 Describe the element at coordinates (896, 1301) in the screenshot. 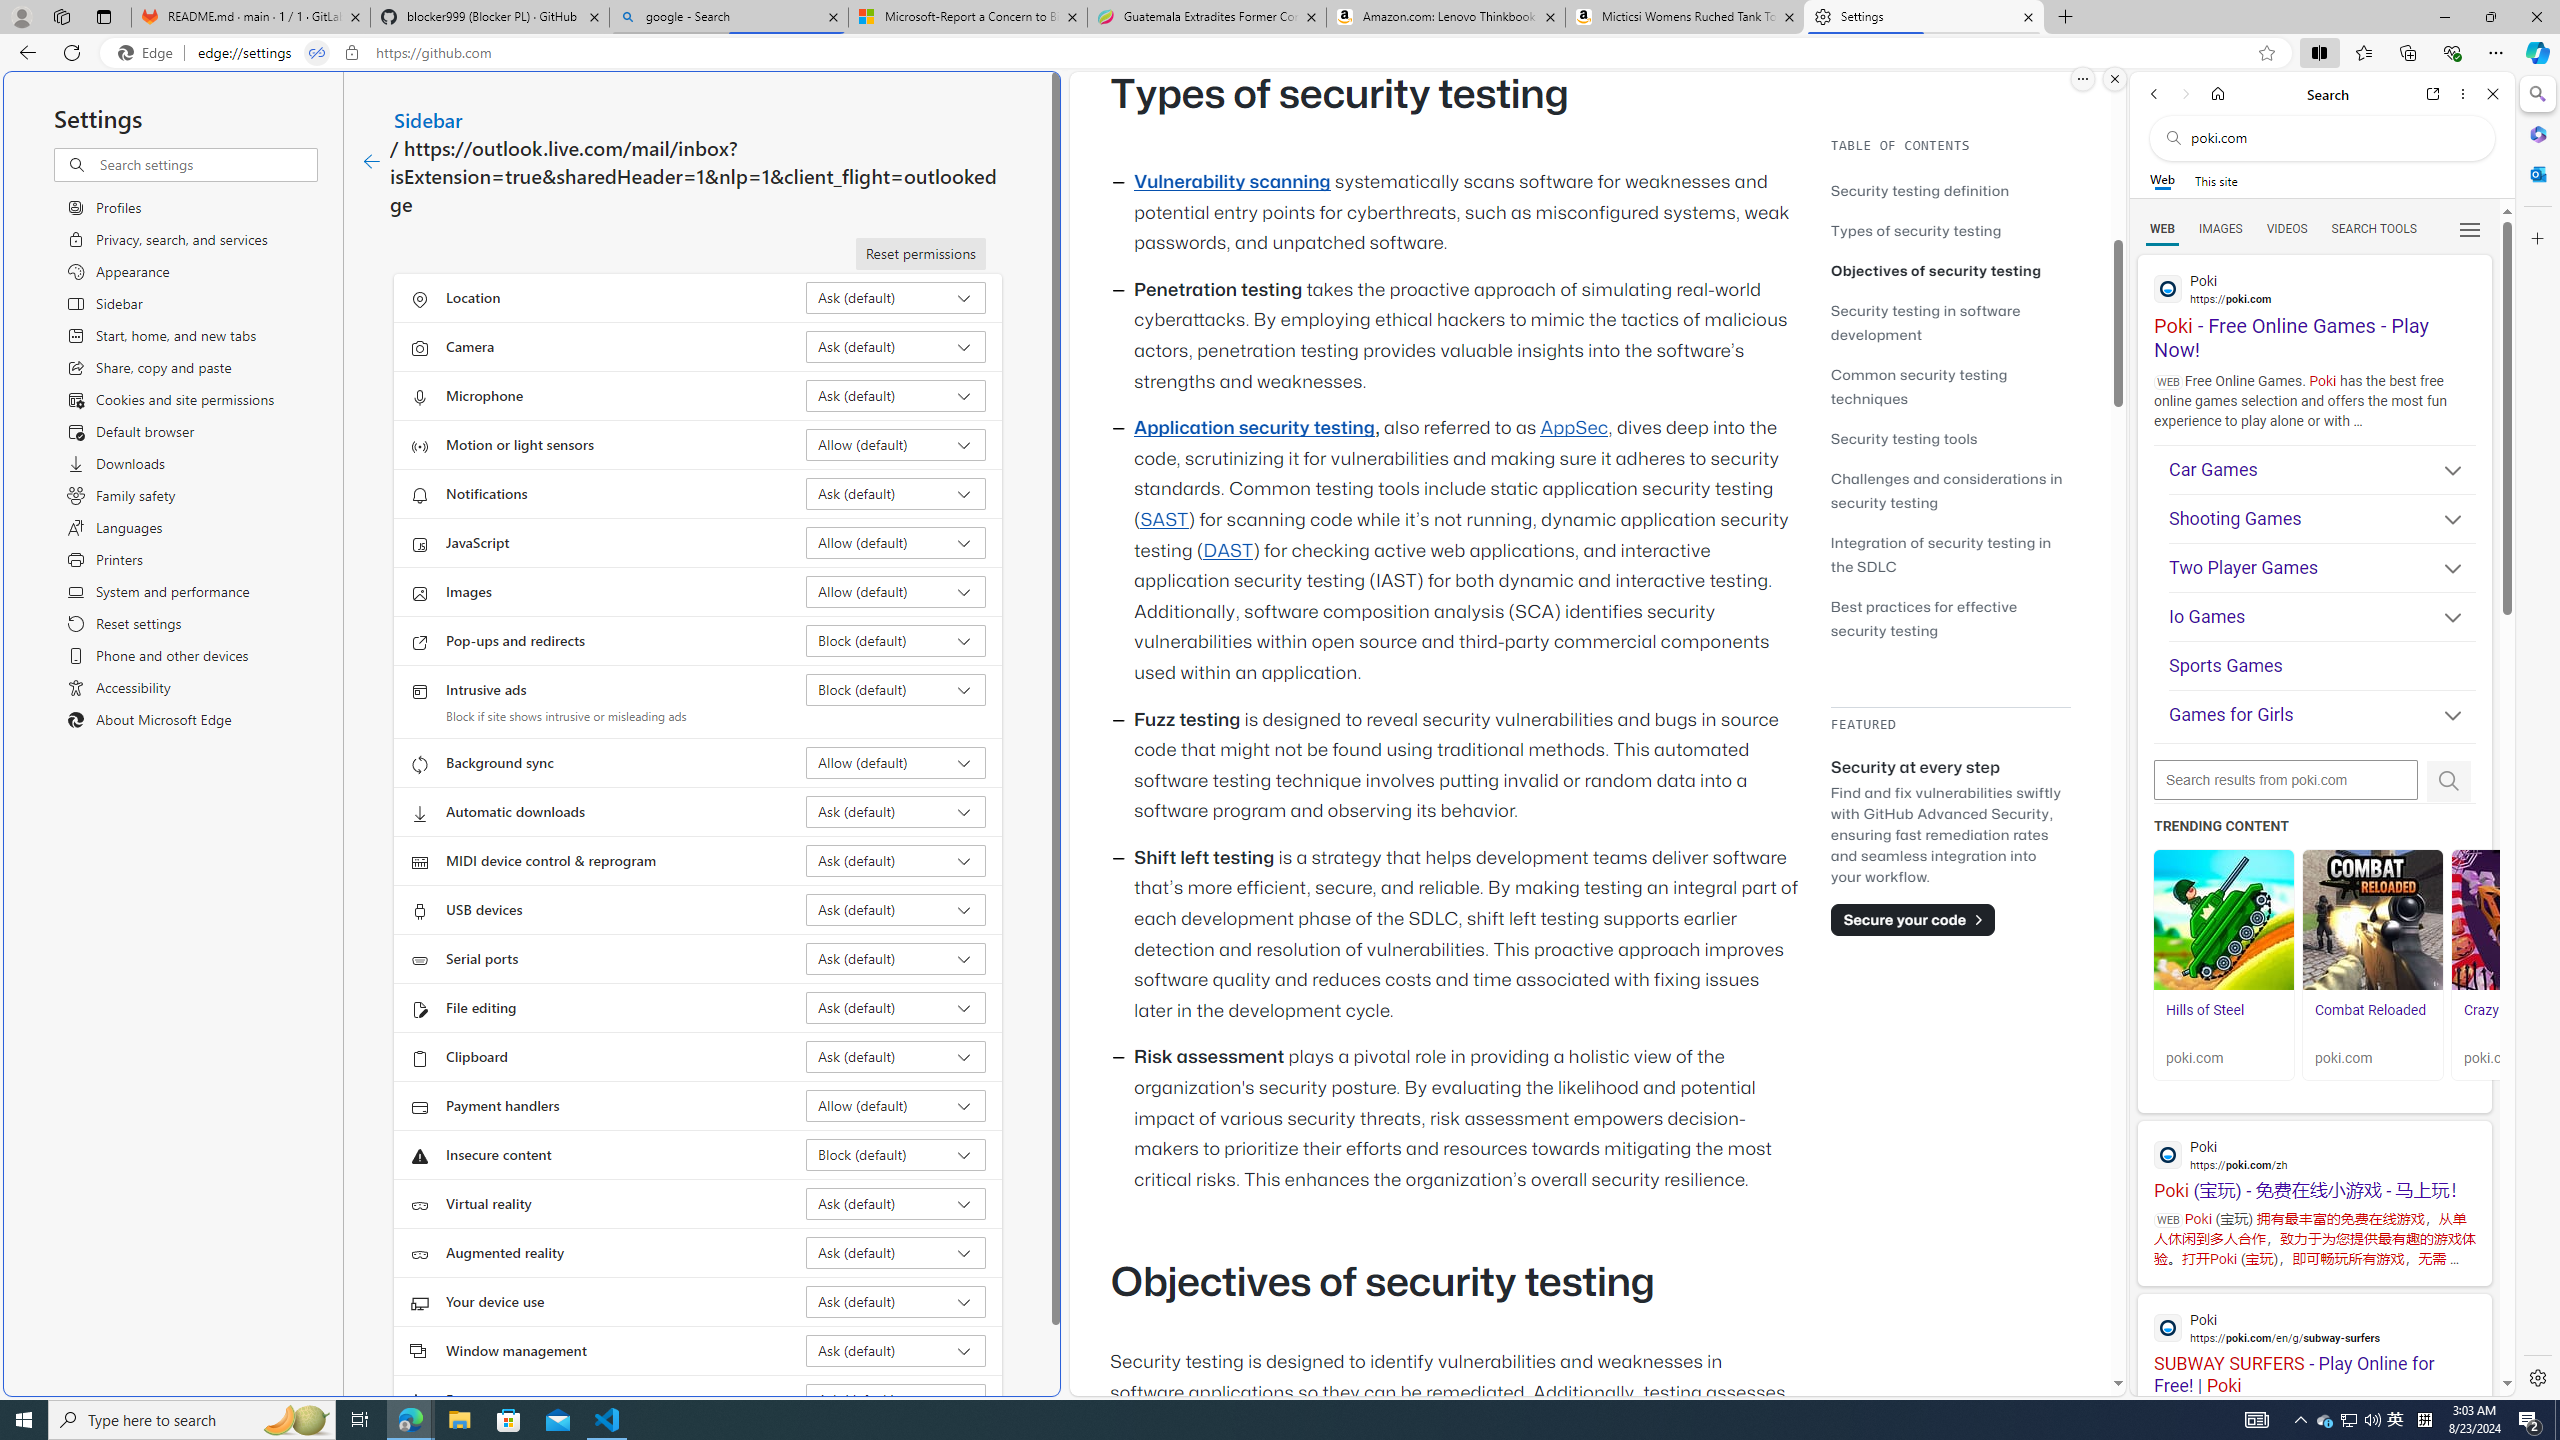

I see `'Your device use Ask (default)'` at that location.